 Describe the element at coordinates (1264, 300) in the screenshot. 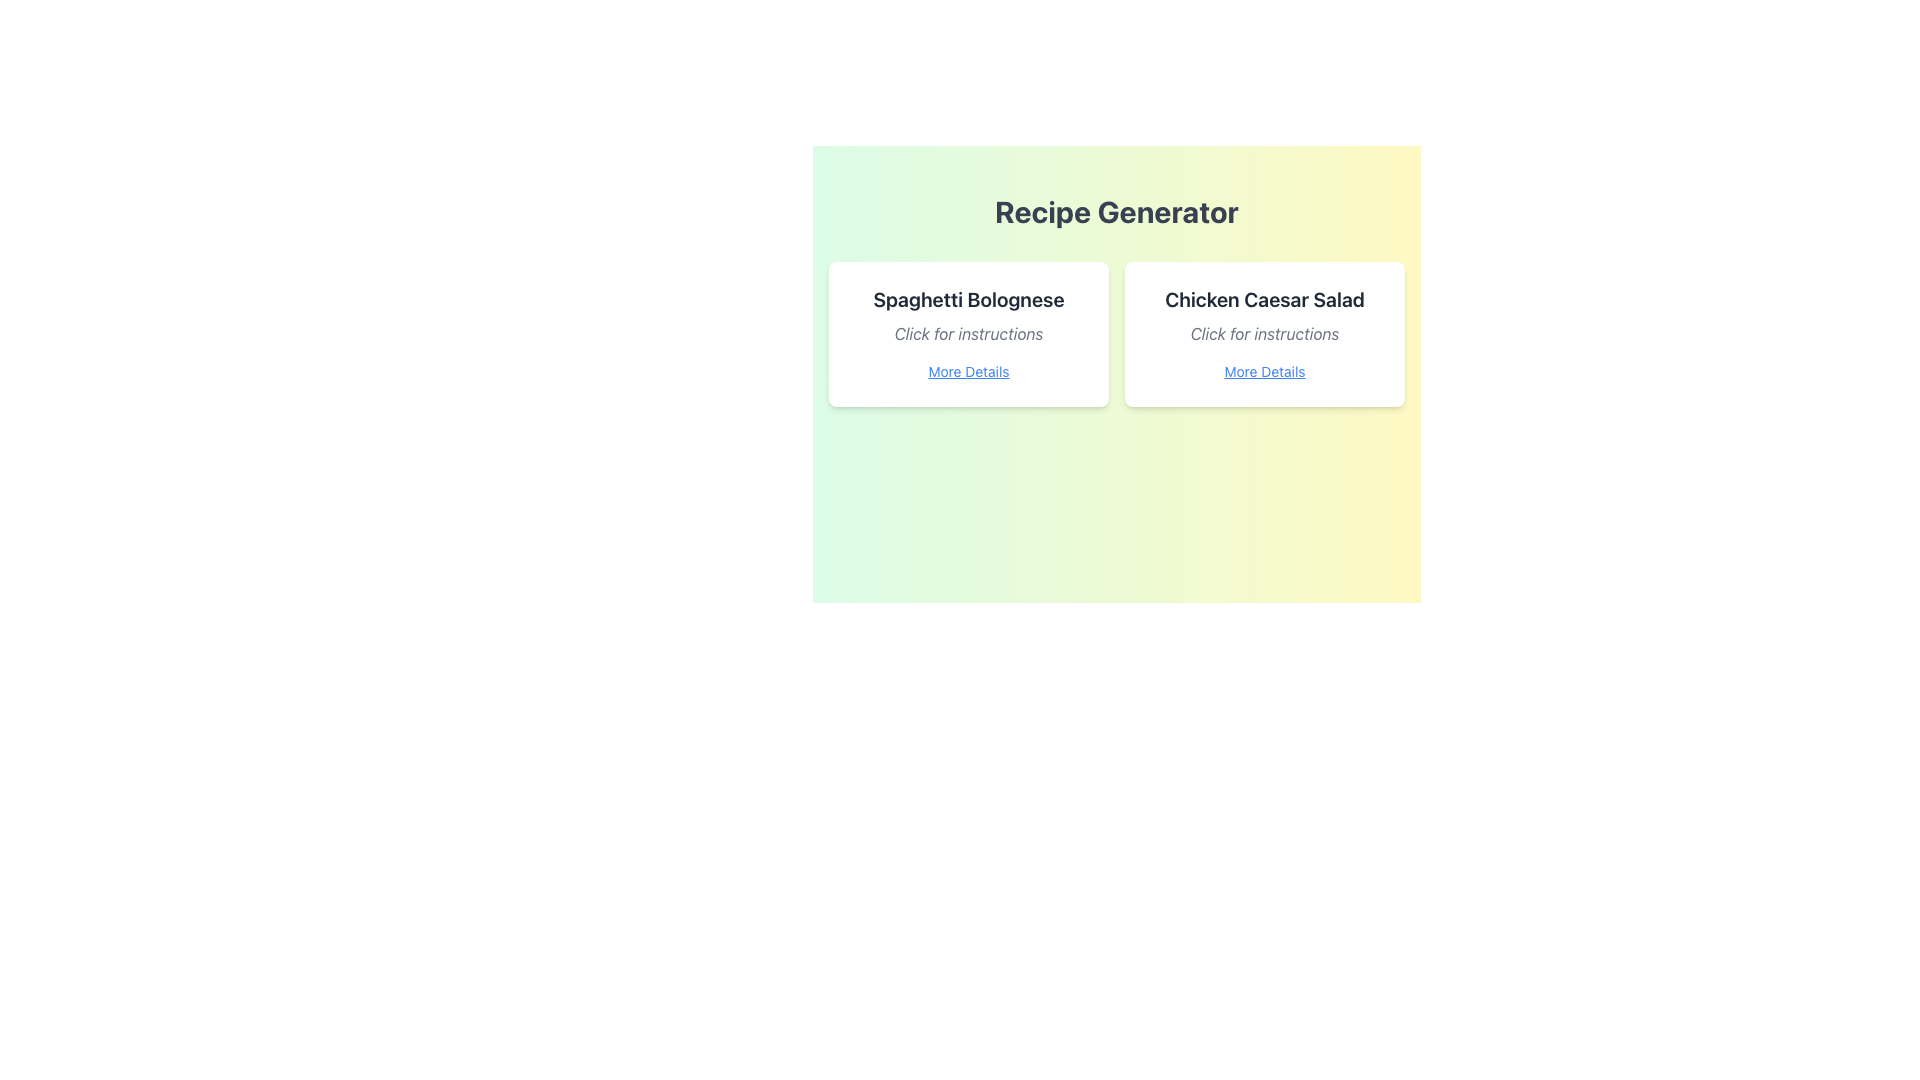

I see `the text label displaying 'Chicken Caesar Salad', which is styled in bold typography and is located at the top of the right recipe card` at that location.